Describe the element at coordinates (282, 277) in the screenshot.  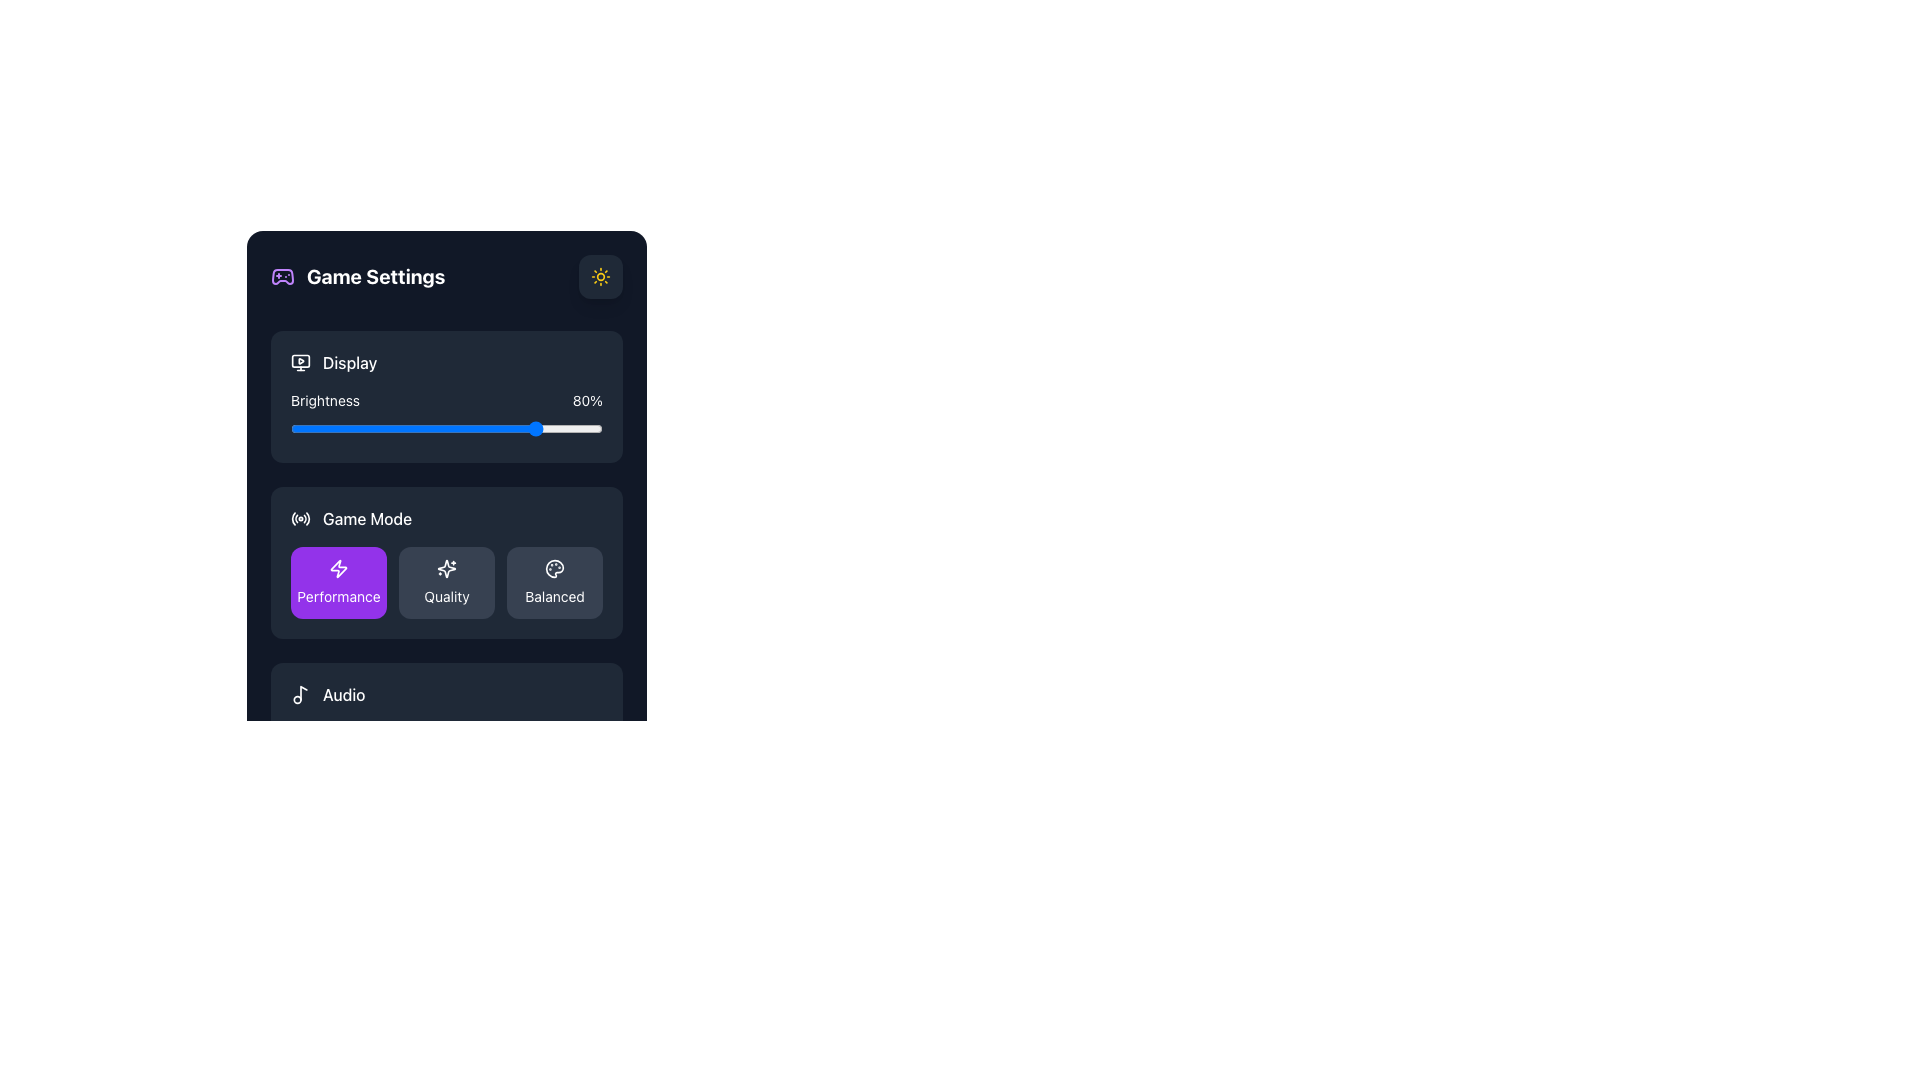
I see `the gamepad icon in the header section labeled 'Game Settings', which is compact, purple, and positioned to the left of the text 'Game Settings'` at that location.